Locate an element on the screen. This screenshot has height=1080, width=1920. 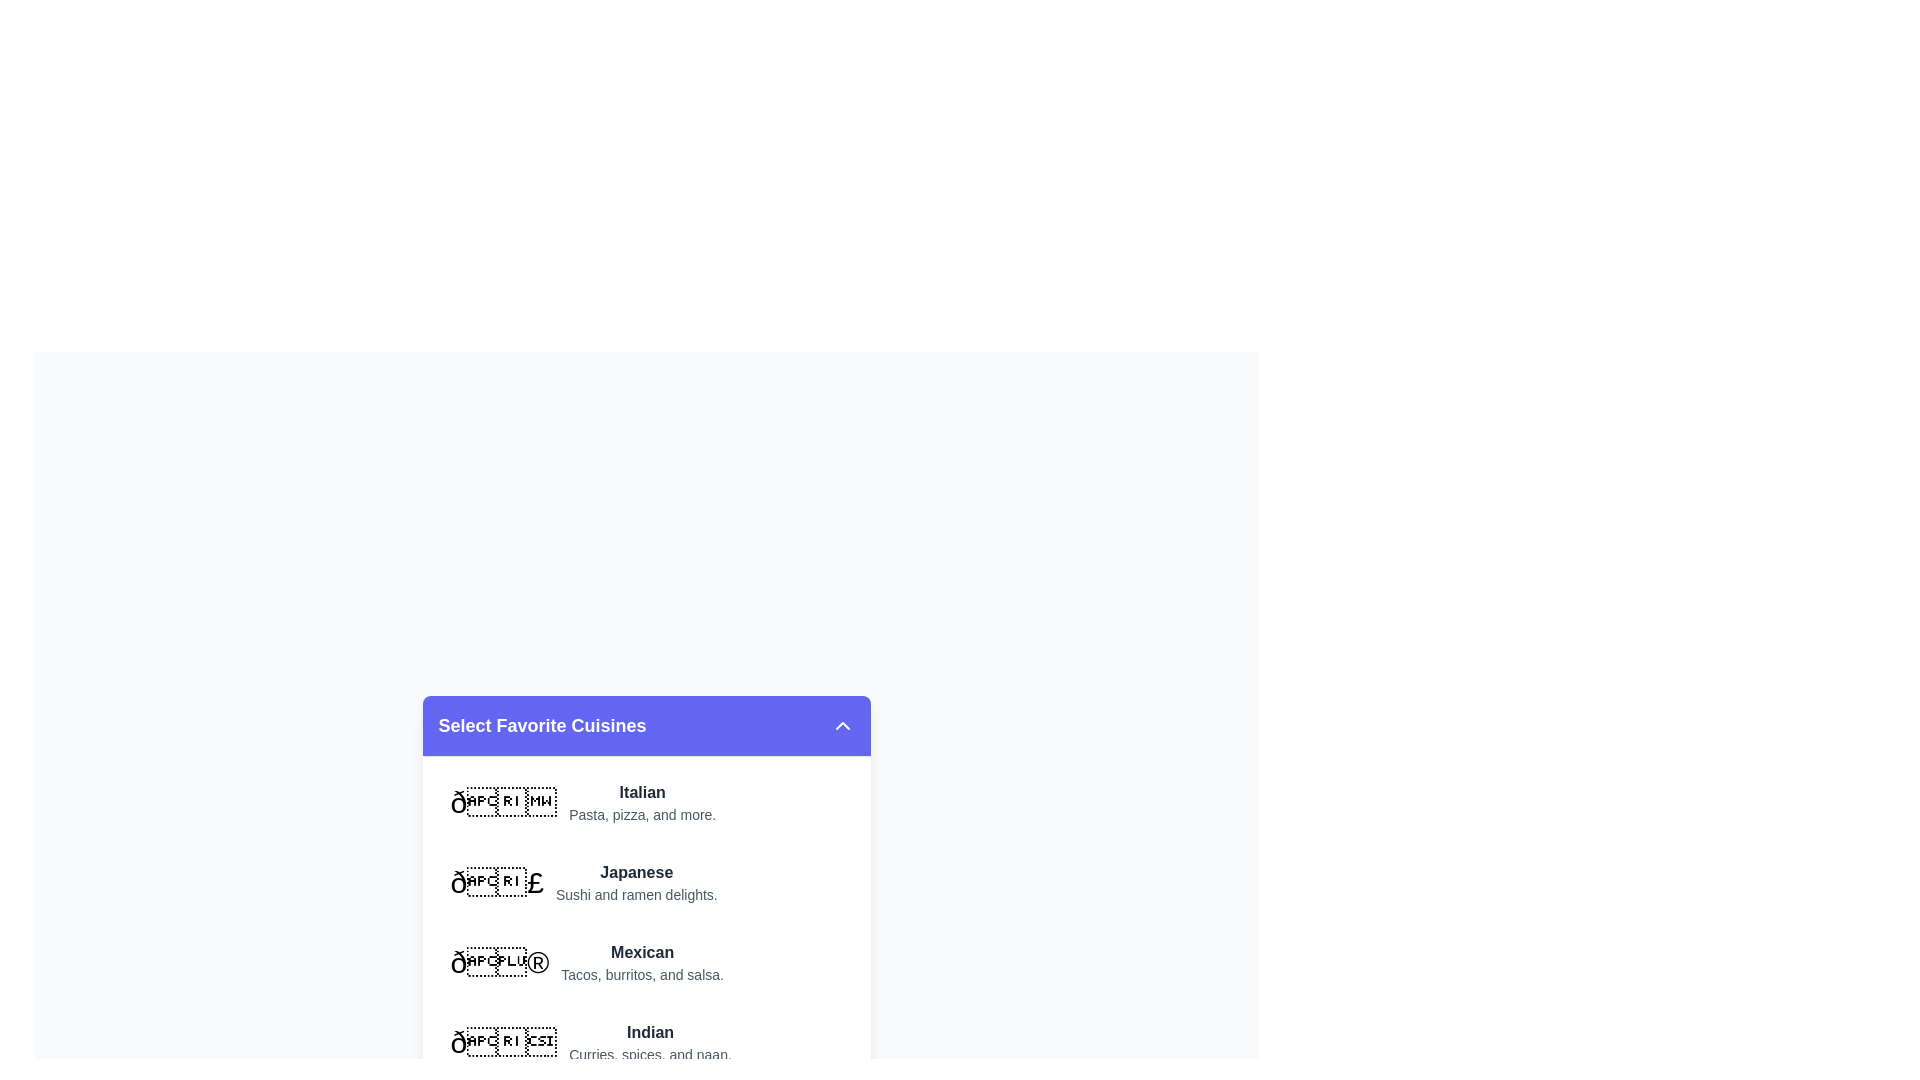
the text label displaying 'Select Favorite Cuisines' which is styled in a large bold font on a purple background, located in the header section of a dropdown component is located at coordinates (542, 725).